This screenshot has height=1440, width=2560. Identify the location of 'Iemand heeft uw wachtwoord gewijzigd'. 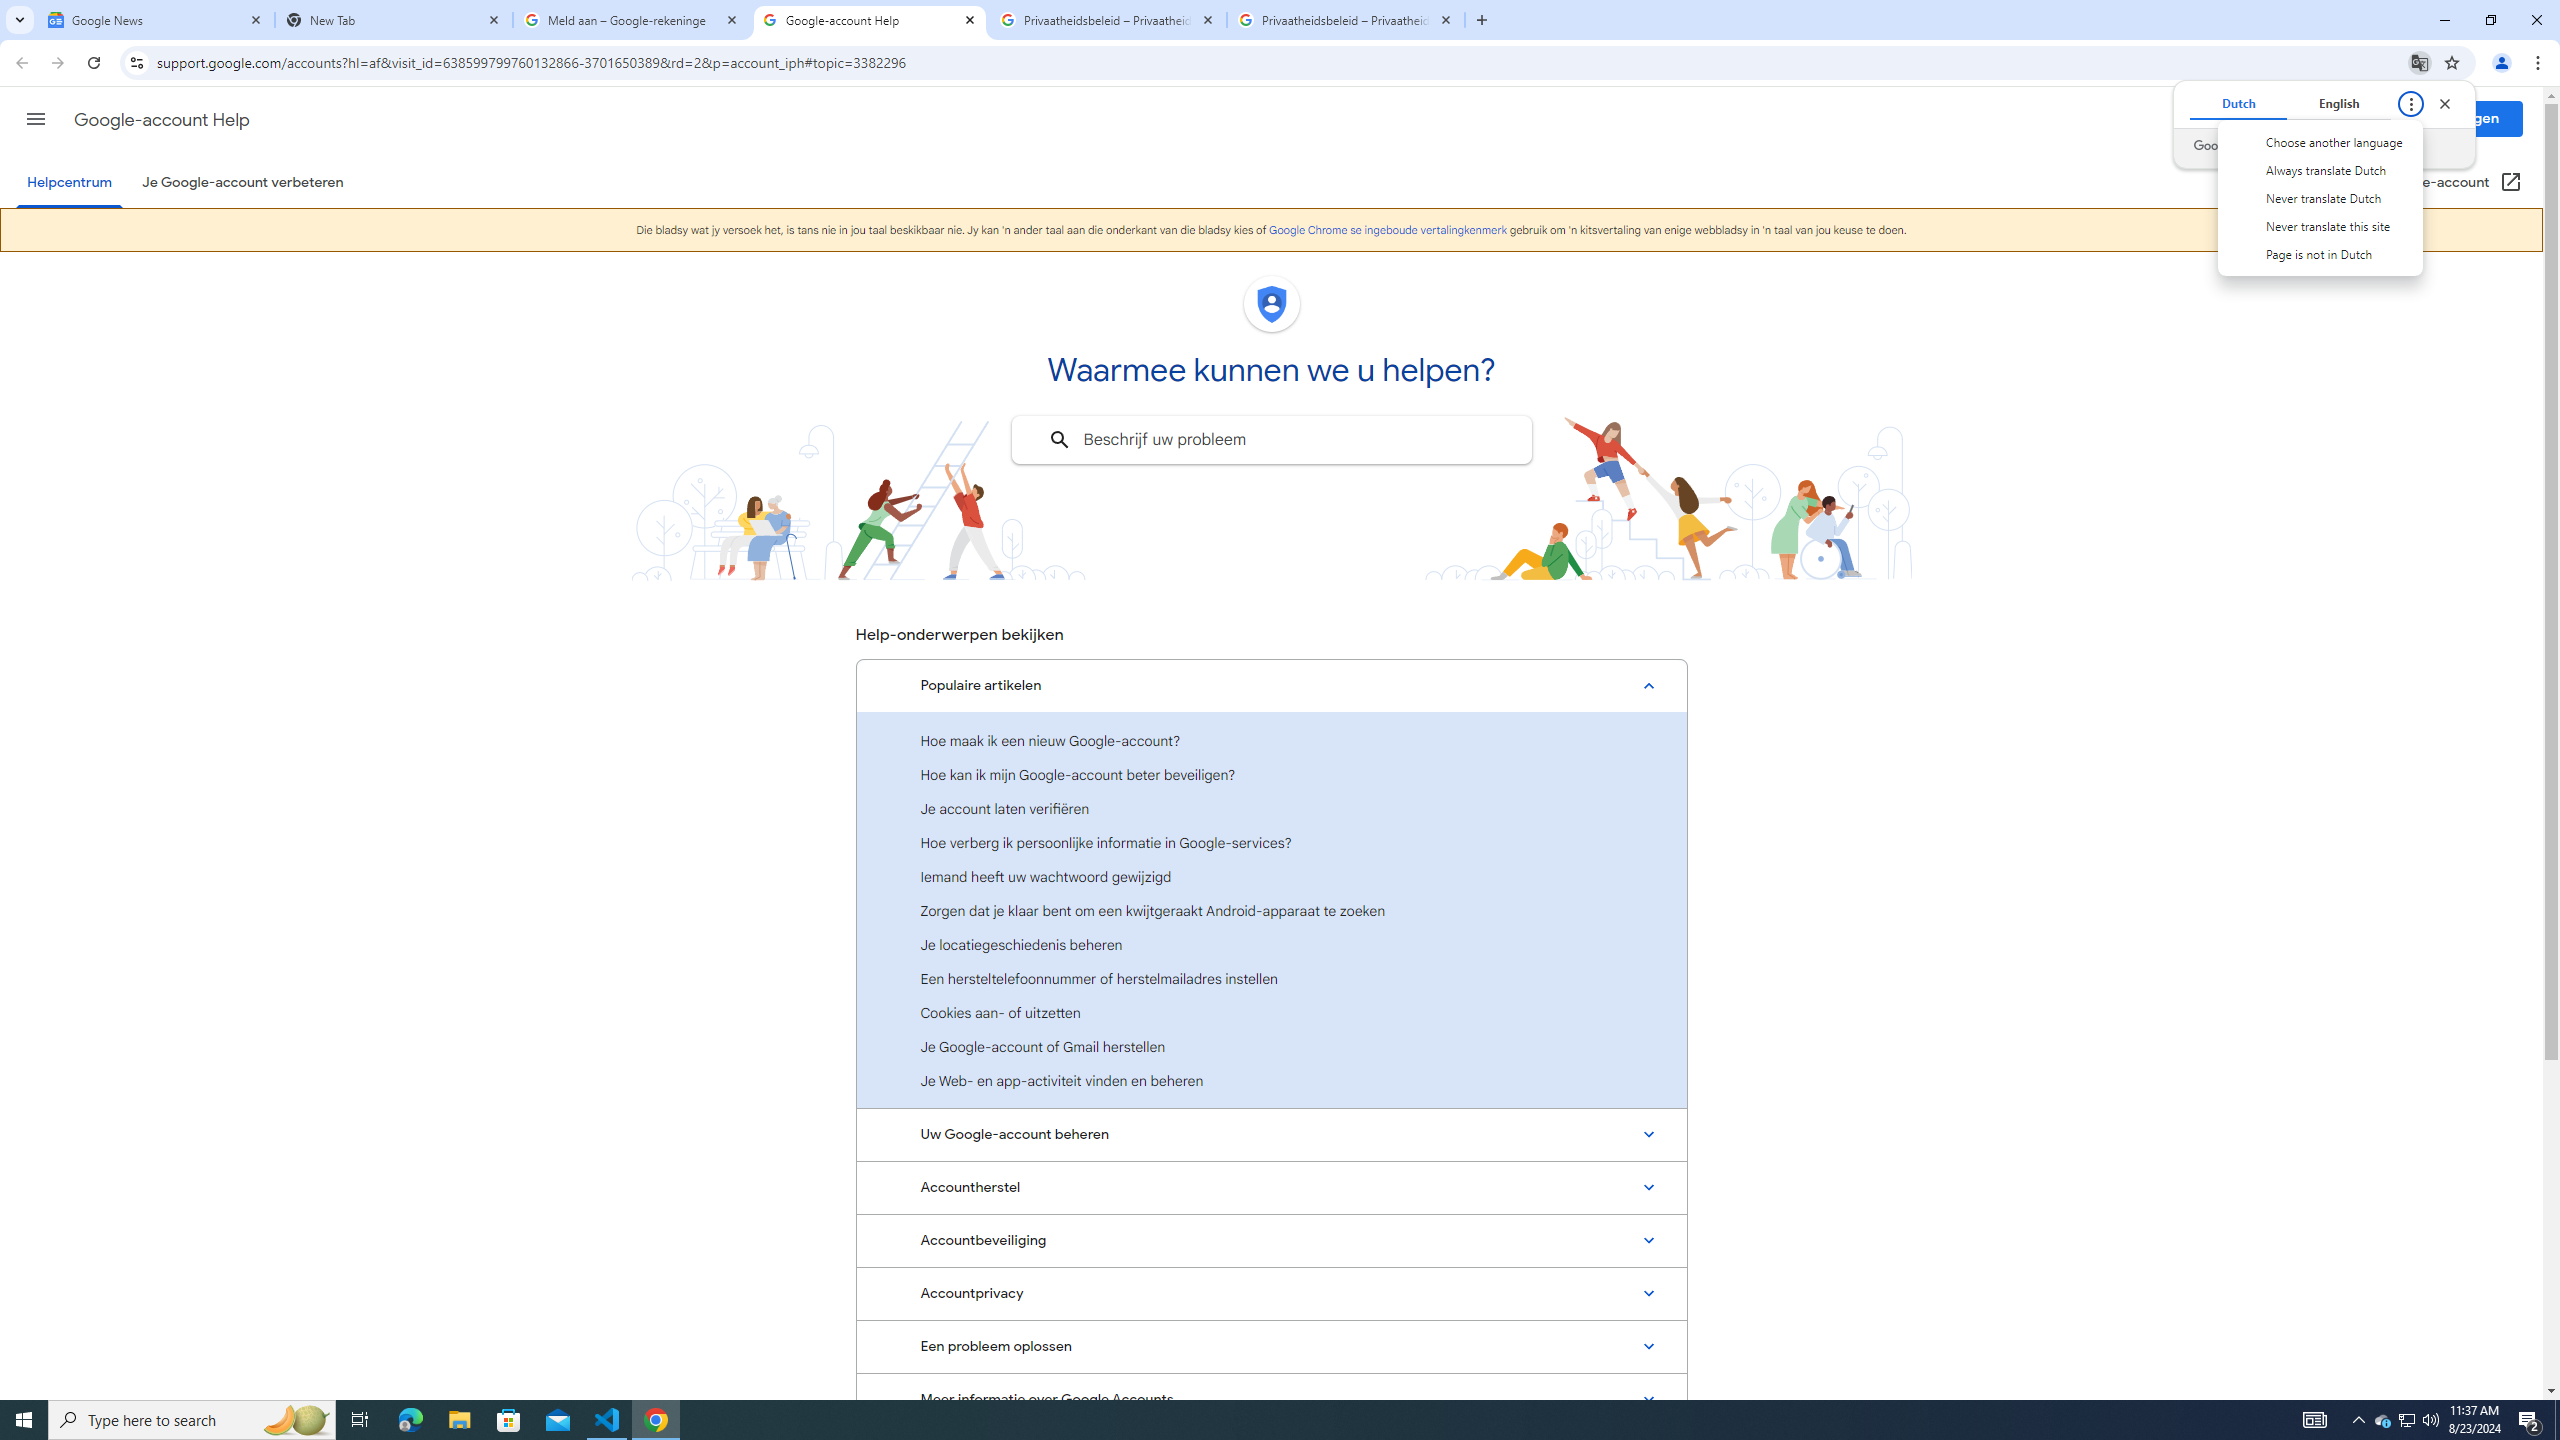
(1271, 876).